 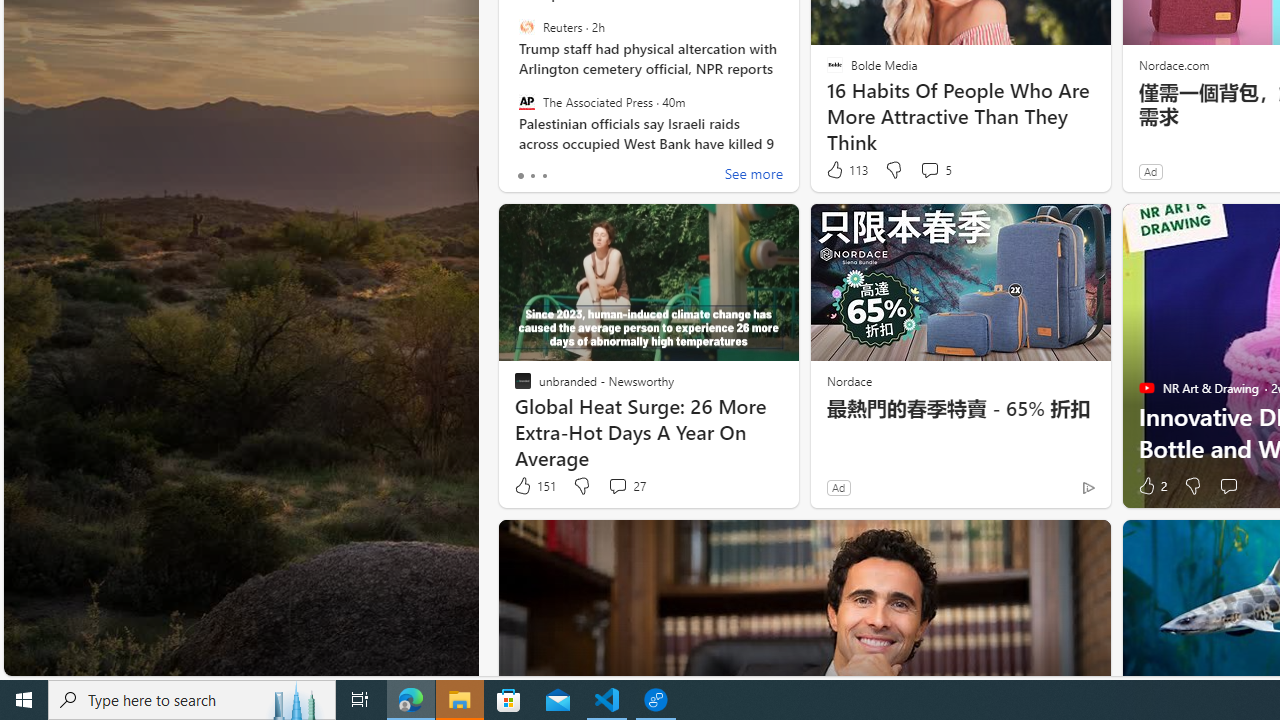 I want to click on 'View comments 27 Comment', so click(x=616, y=486).